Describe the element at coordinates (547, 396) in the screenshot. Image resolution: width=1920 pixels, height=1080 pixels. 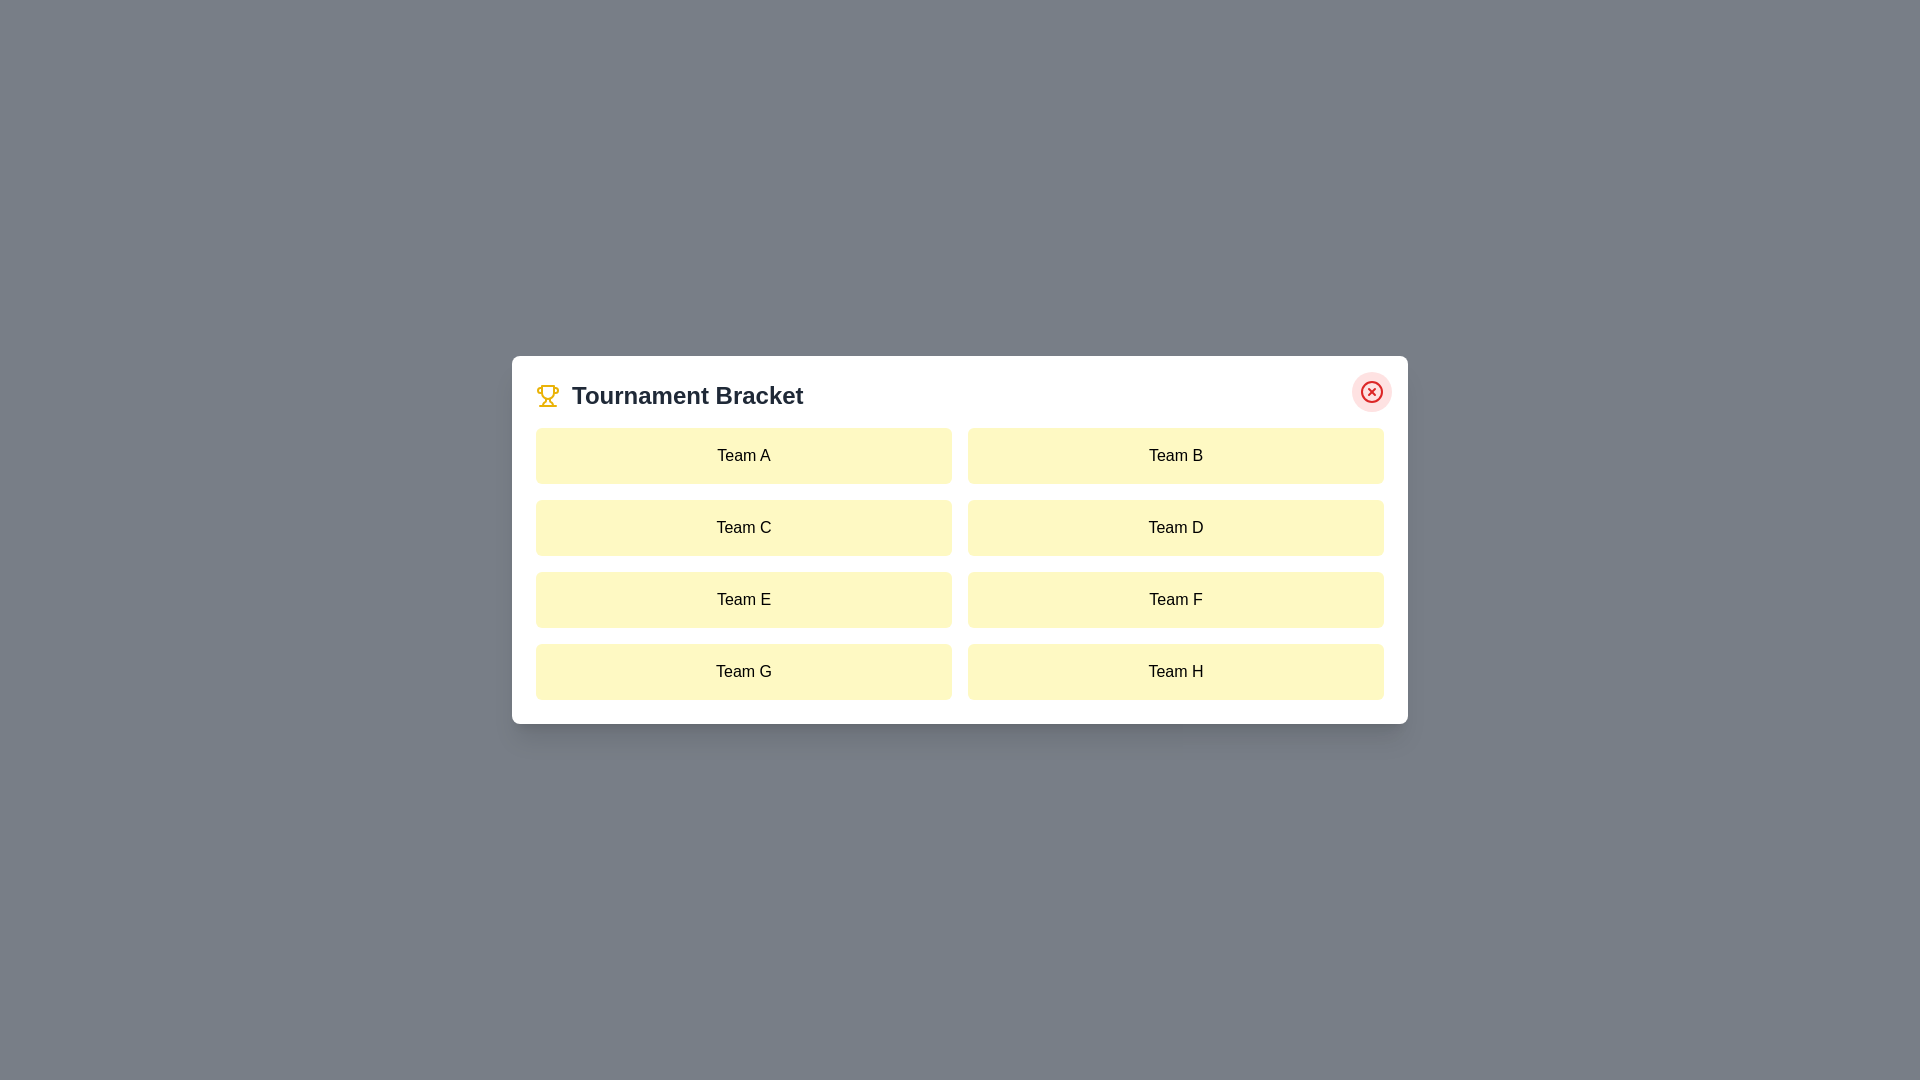
I see `the trophy icon next to the title` at that location.